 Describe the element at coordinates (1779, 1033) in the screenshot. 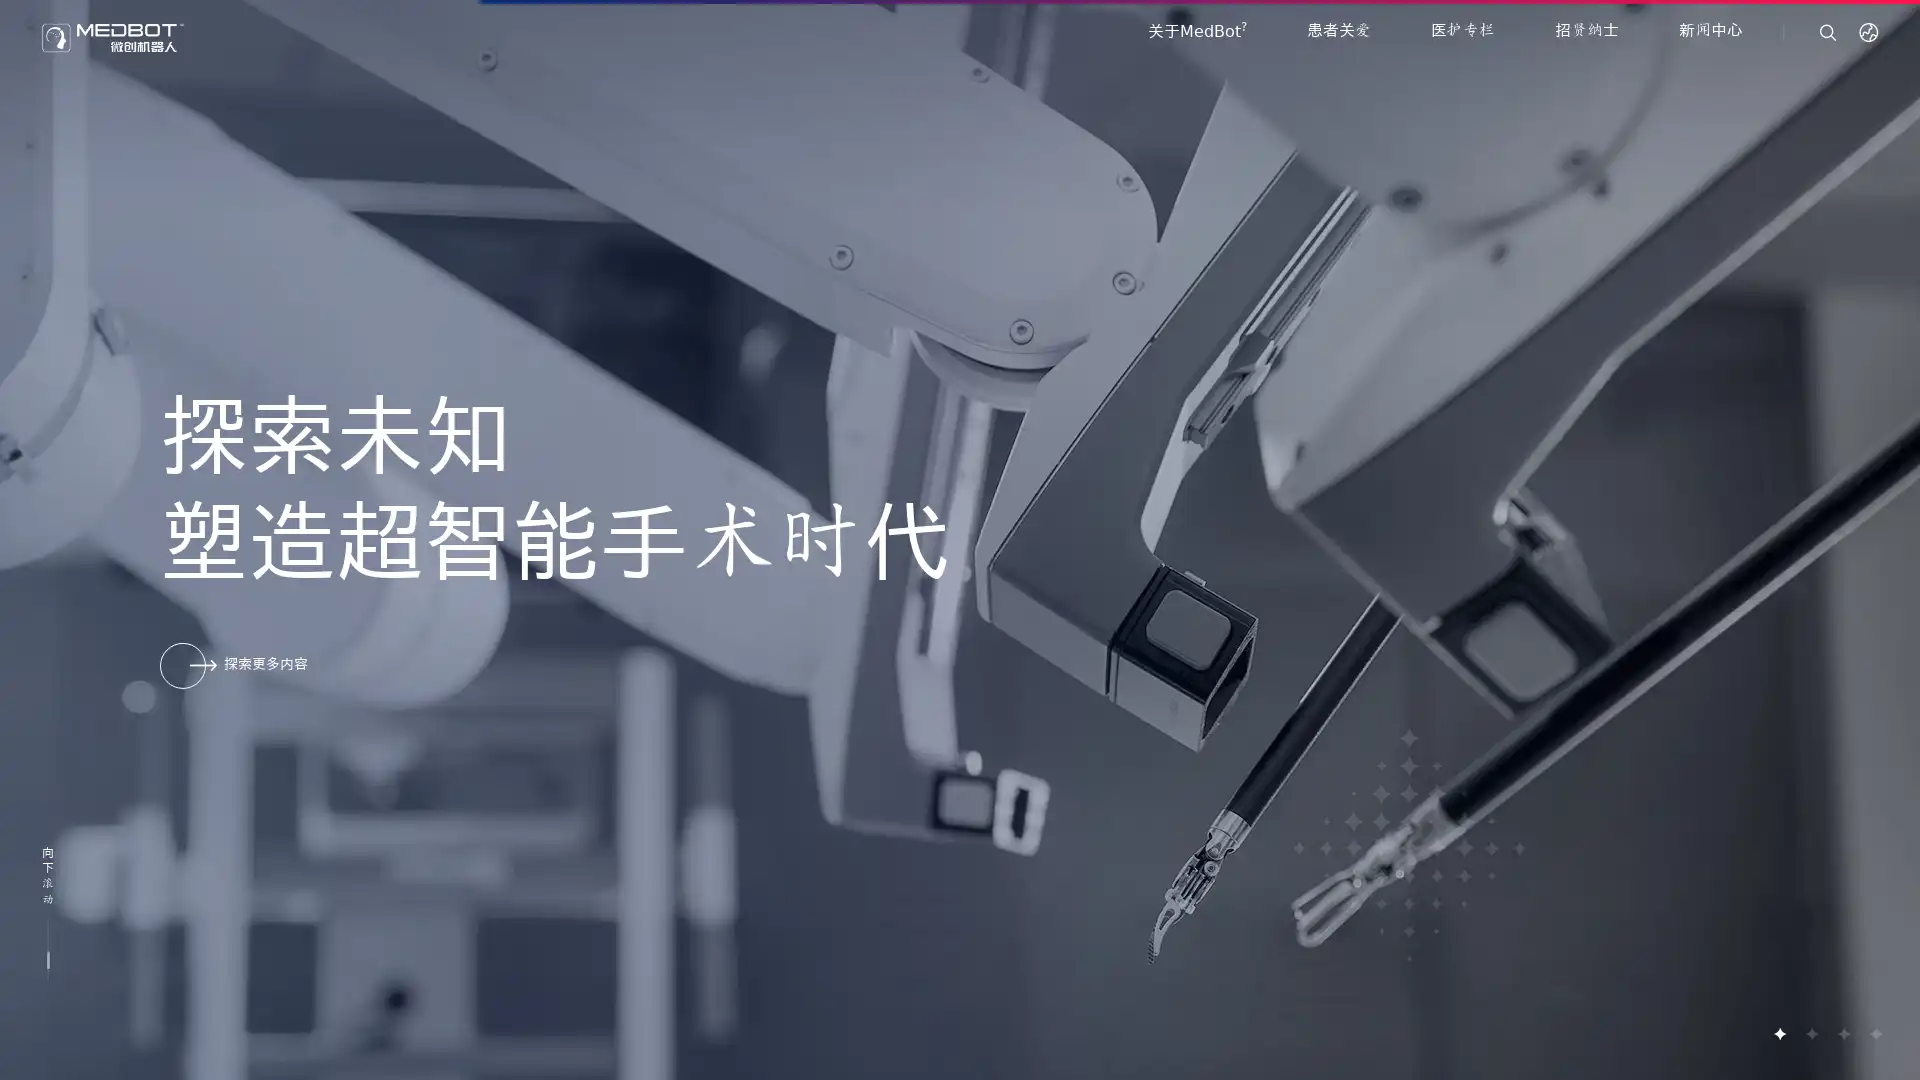

I see `Go to slide 1` at that location.